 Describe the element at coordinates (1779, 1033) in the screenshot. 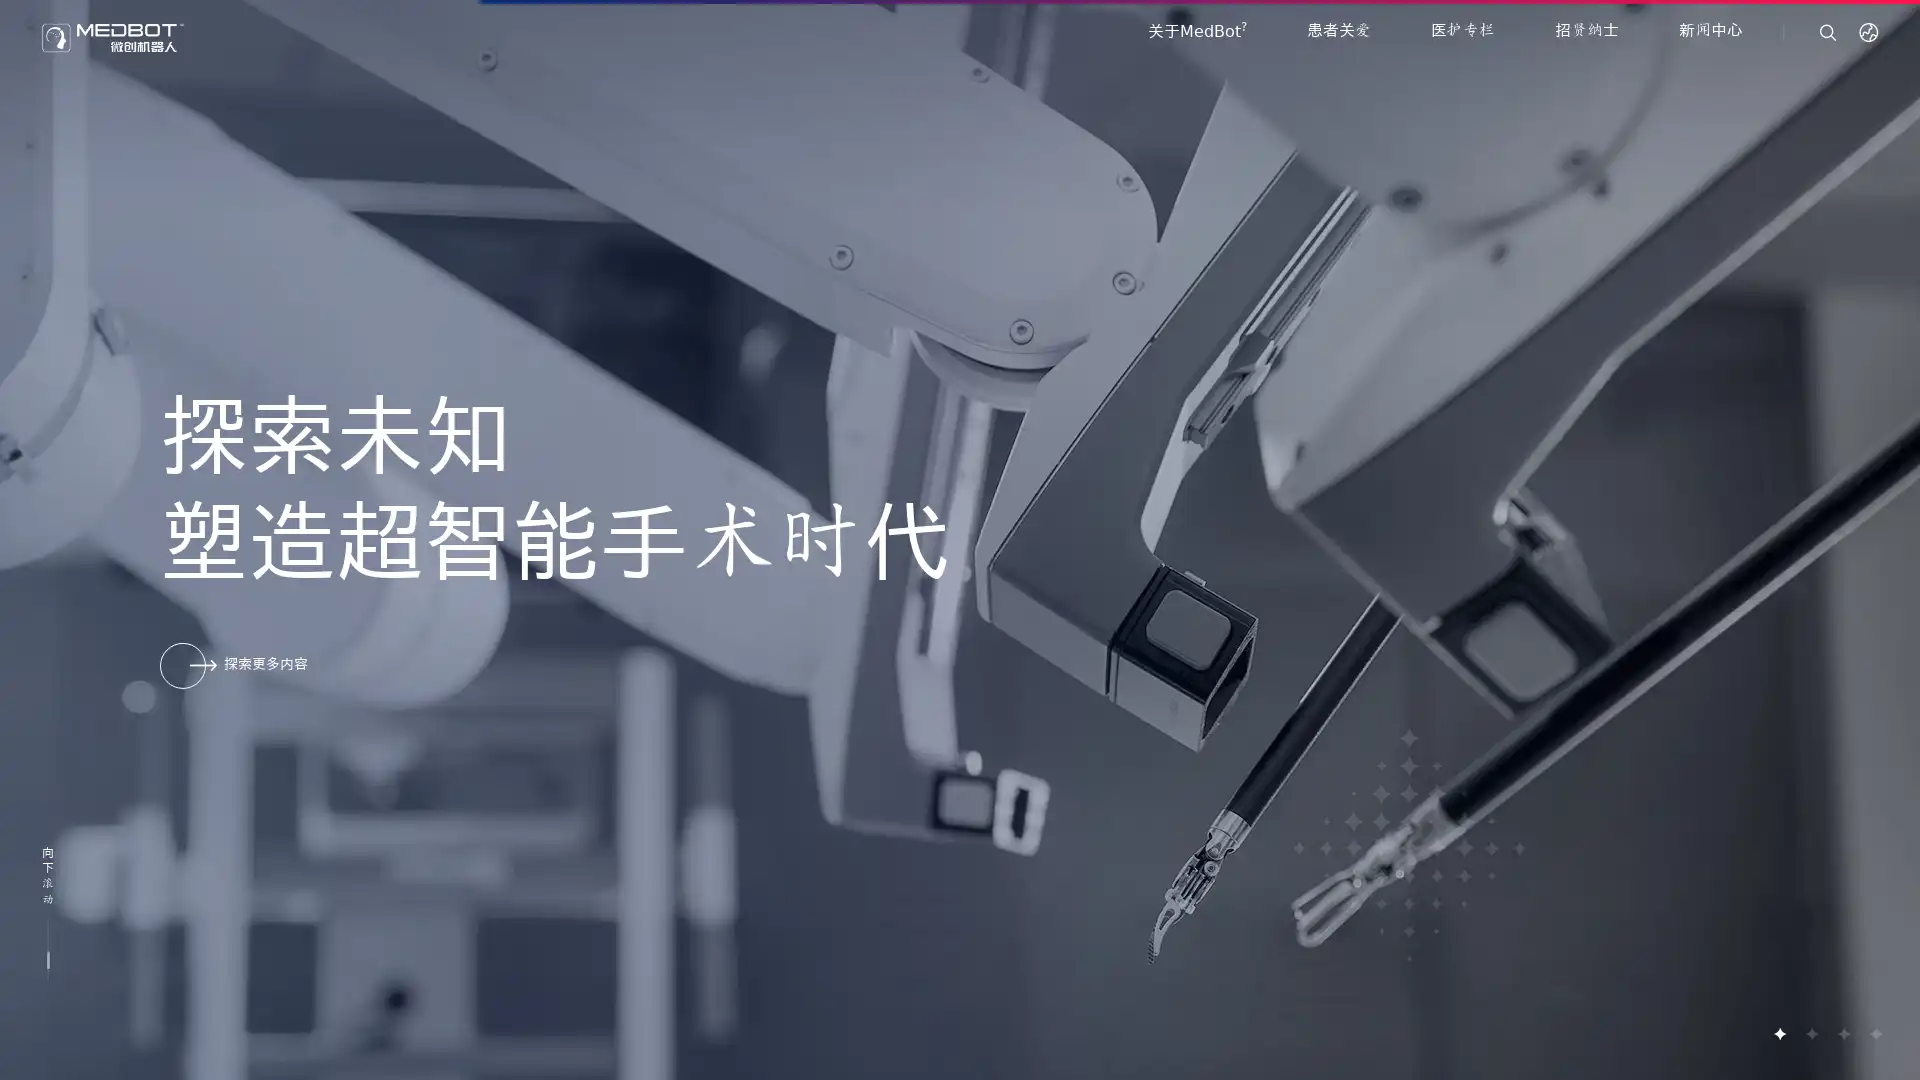

I see `Go to slide 1` at that location.